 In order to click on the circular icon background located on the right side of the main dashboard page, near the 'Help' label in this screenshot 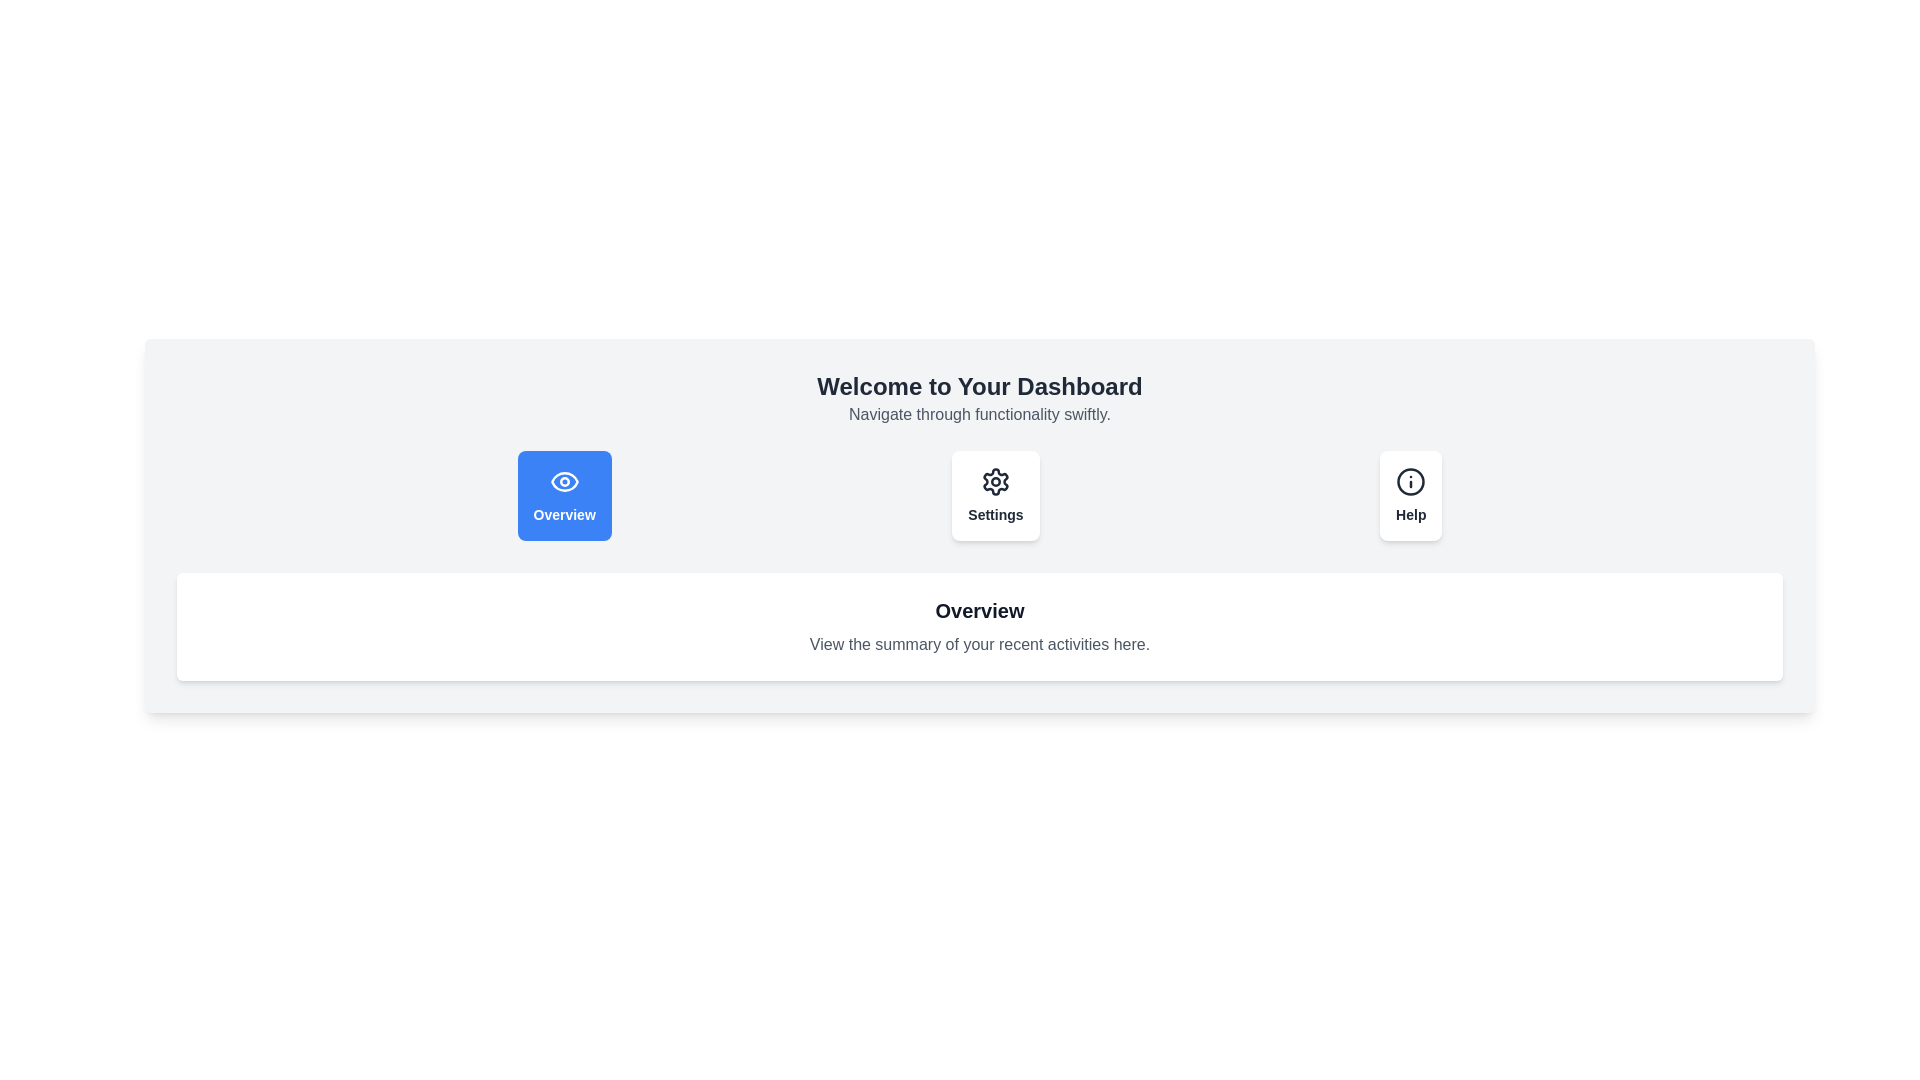, I will do `click(1410, 482)`.